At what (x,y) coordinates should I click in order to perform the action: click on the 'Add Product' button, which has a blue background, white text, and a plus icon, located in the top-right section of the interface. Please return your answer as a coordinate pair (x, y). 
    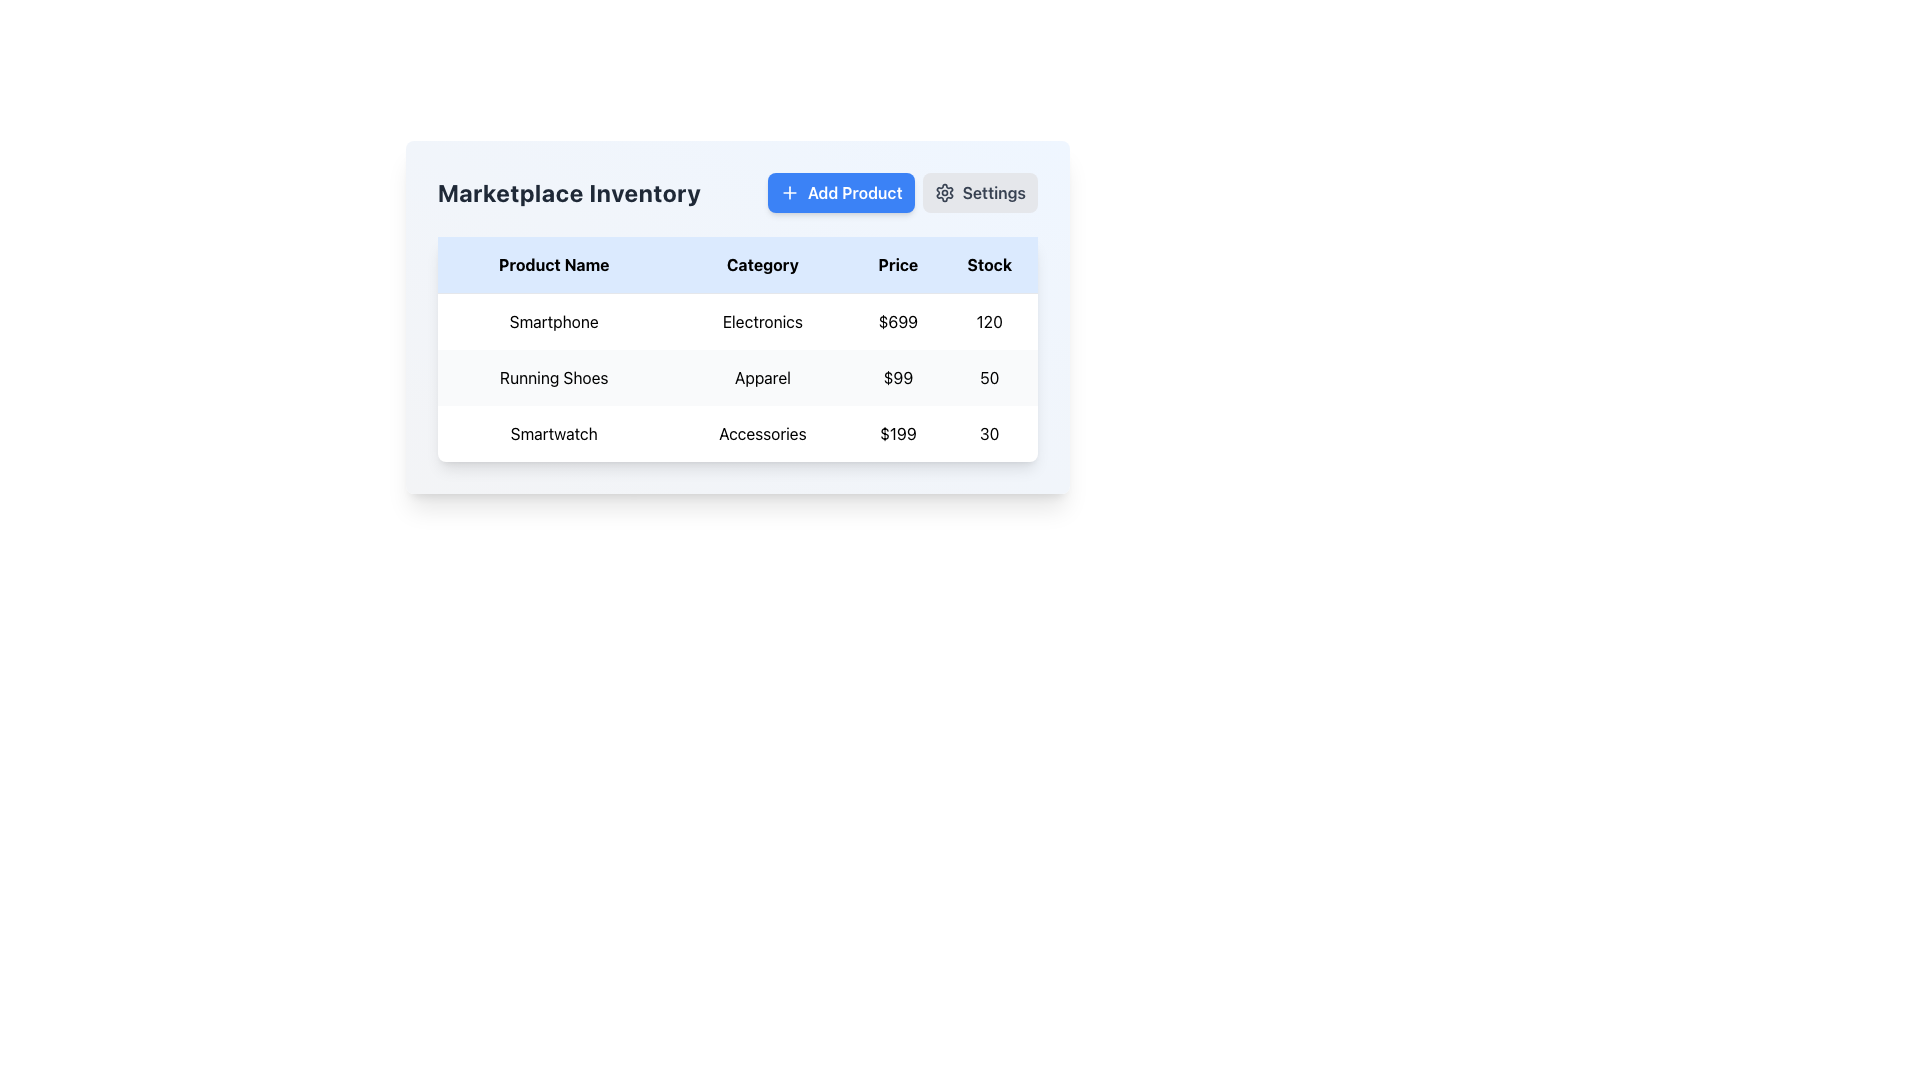
    Looking at the image, I should click on (841, 192).